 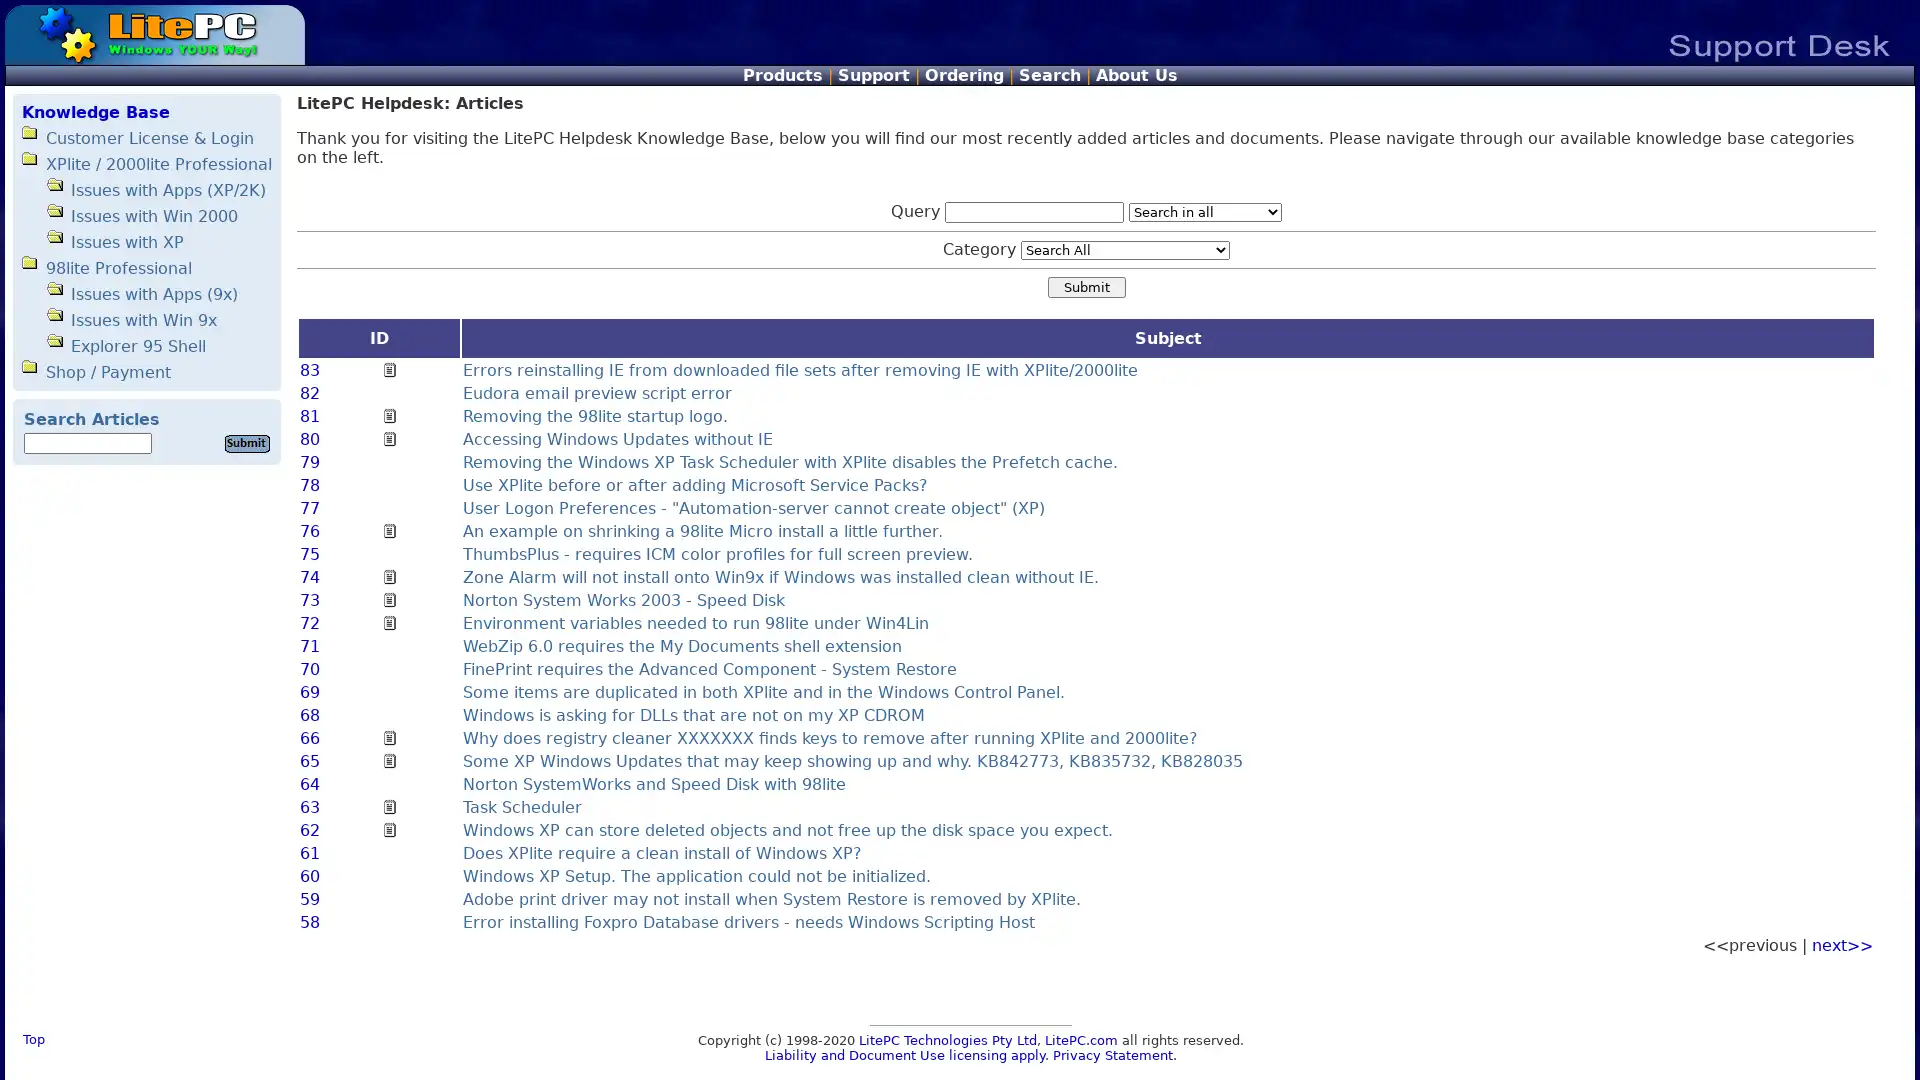 What do you see at coordinates (1084, 287) in the screenshot?
I see `Submit` at bounding box center [1084, 287].